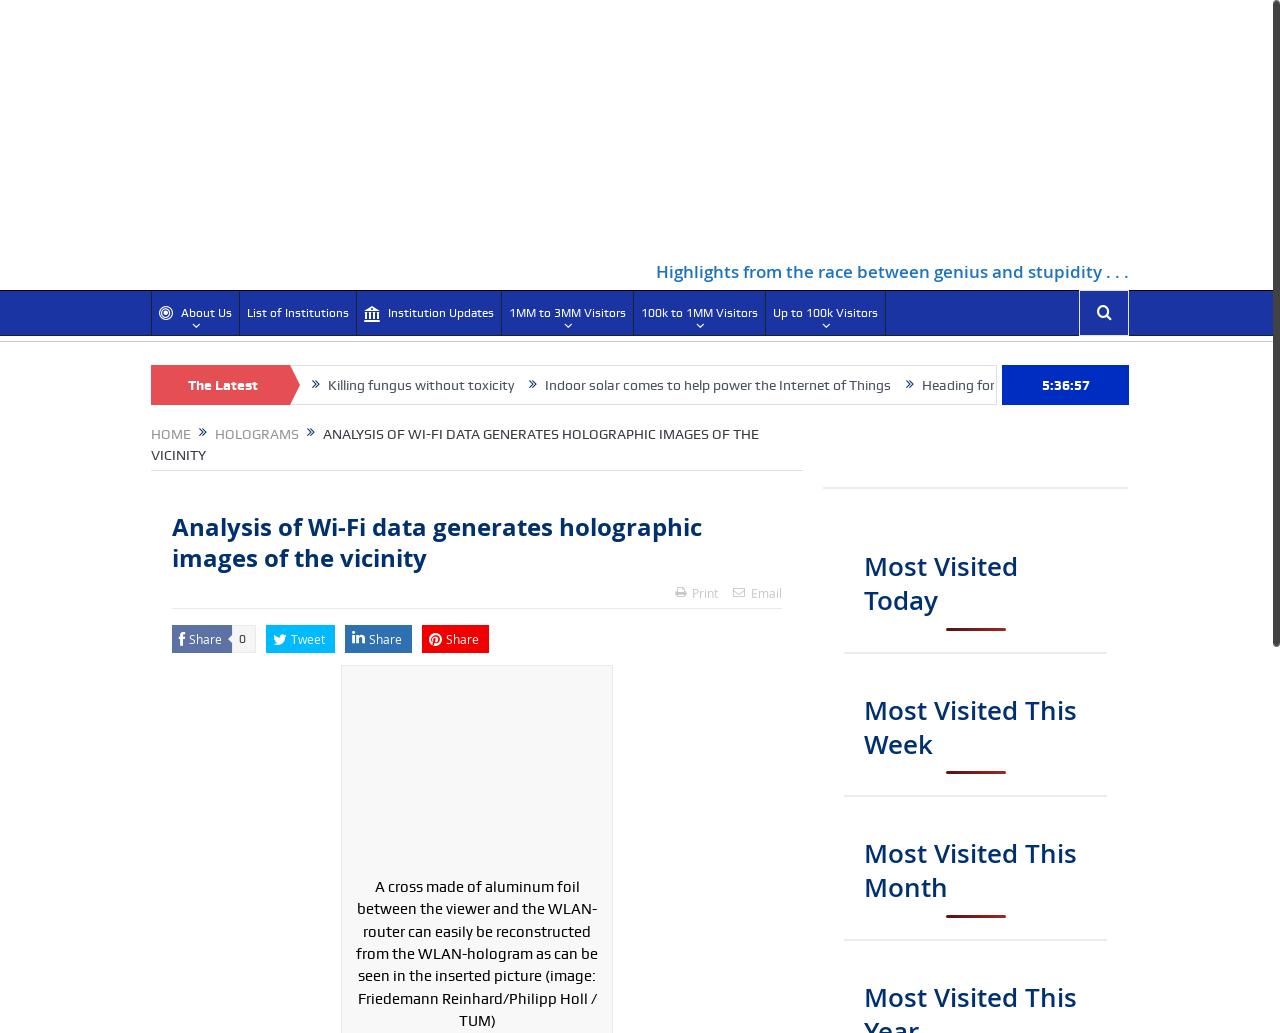  Describe the element at coordinates (566, 311) in the screenshot. I see `'1MM to 3MM Visitors'` at that location.